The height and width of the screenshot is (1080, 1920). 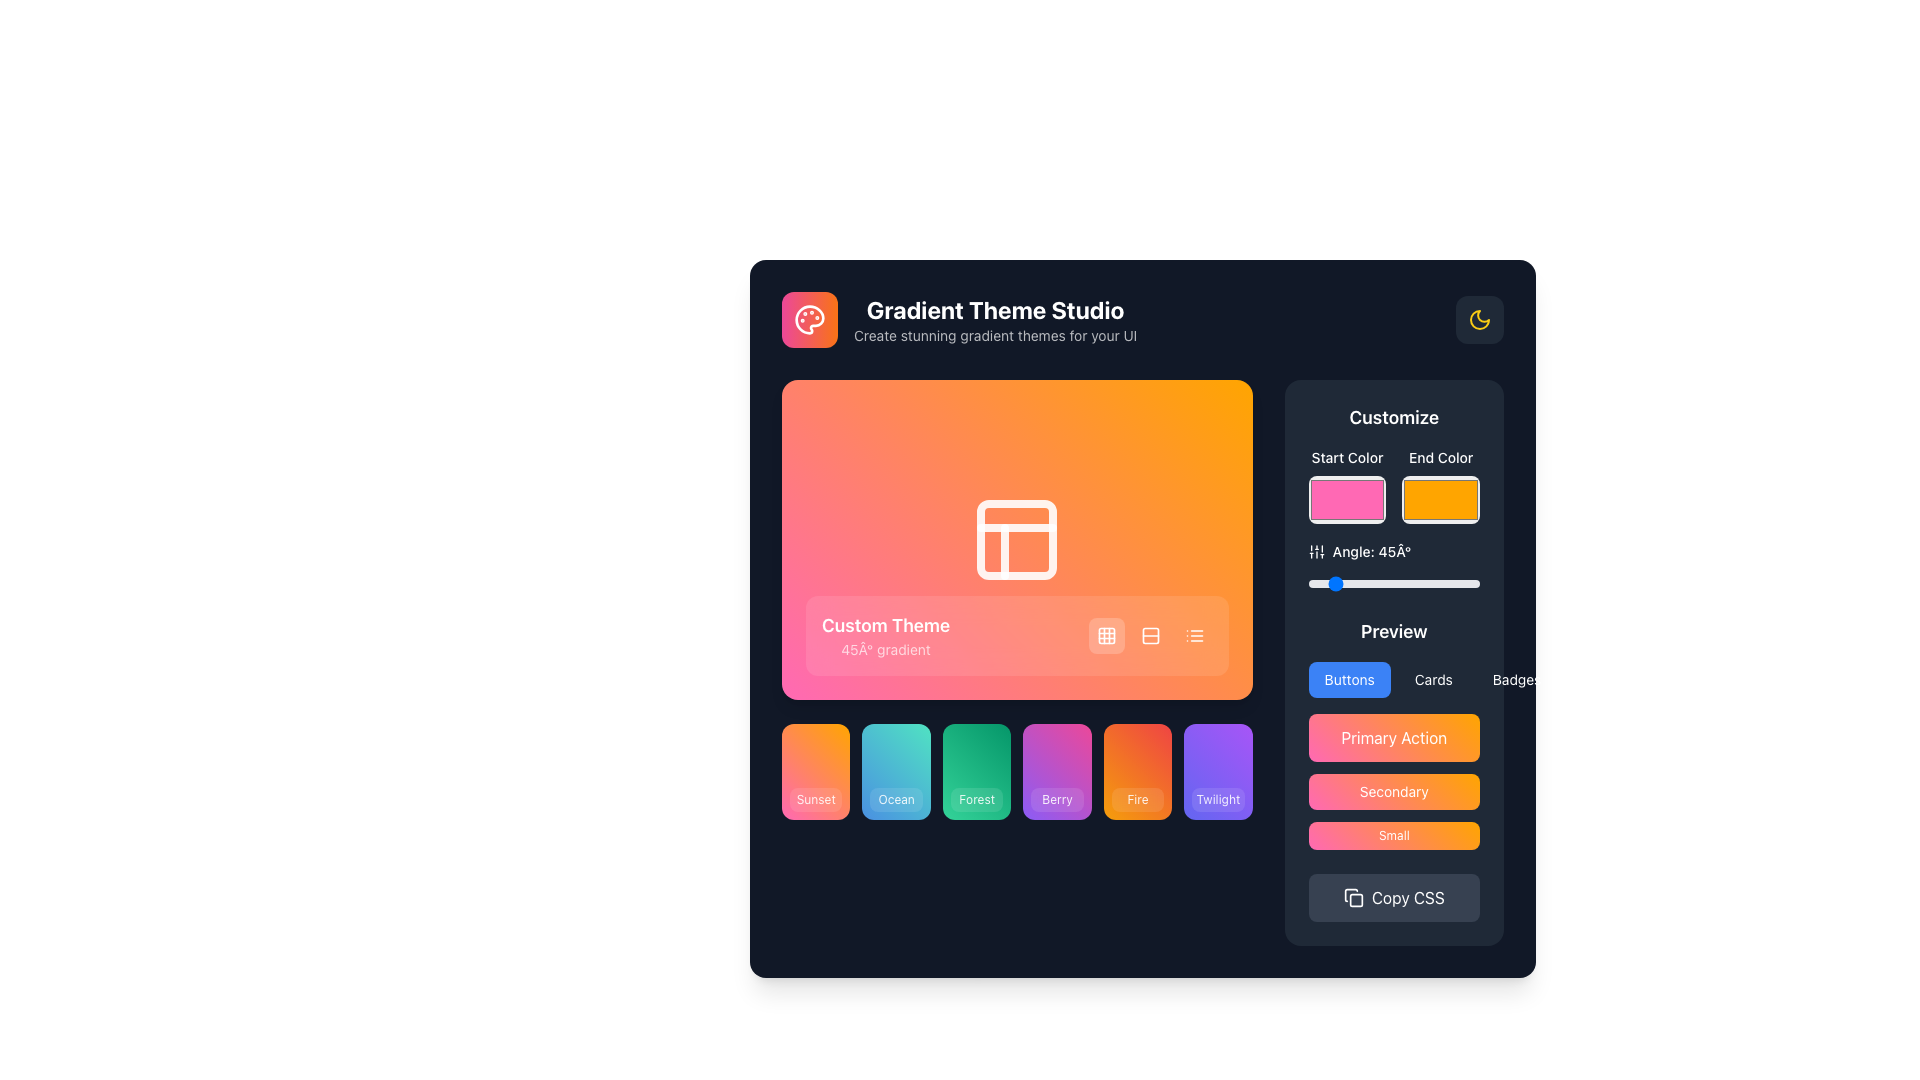 I want to click on the paint palette icon located in the upper-left corner of the application interface, so click(x=810, y=319).